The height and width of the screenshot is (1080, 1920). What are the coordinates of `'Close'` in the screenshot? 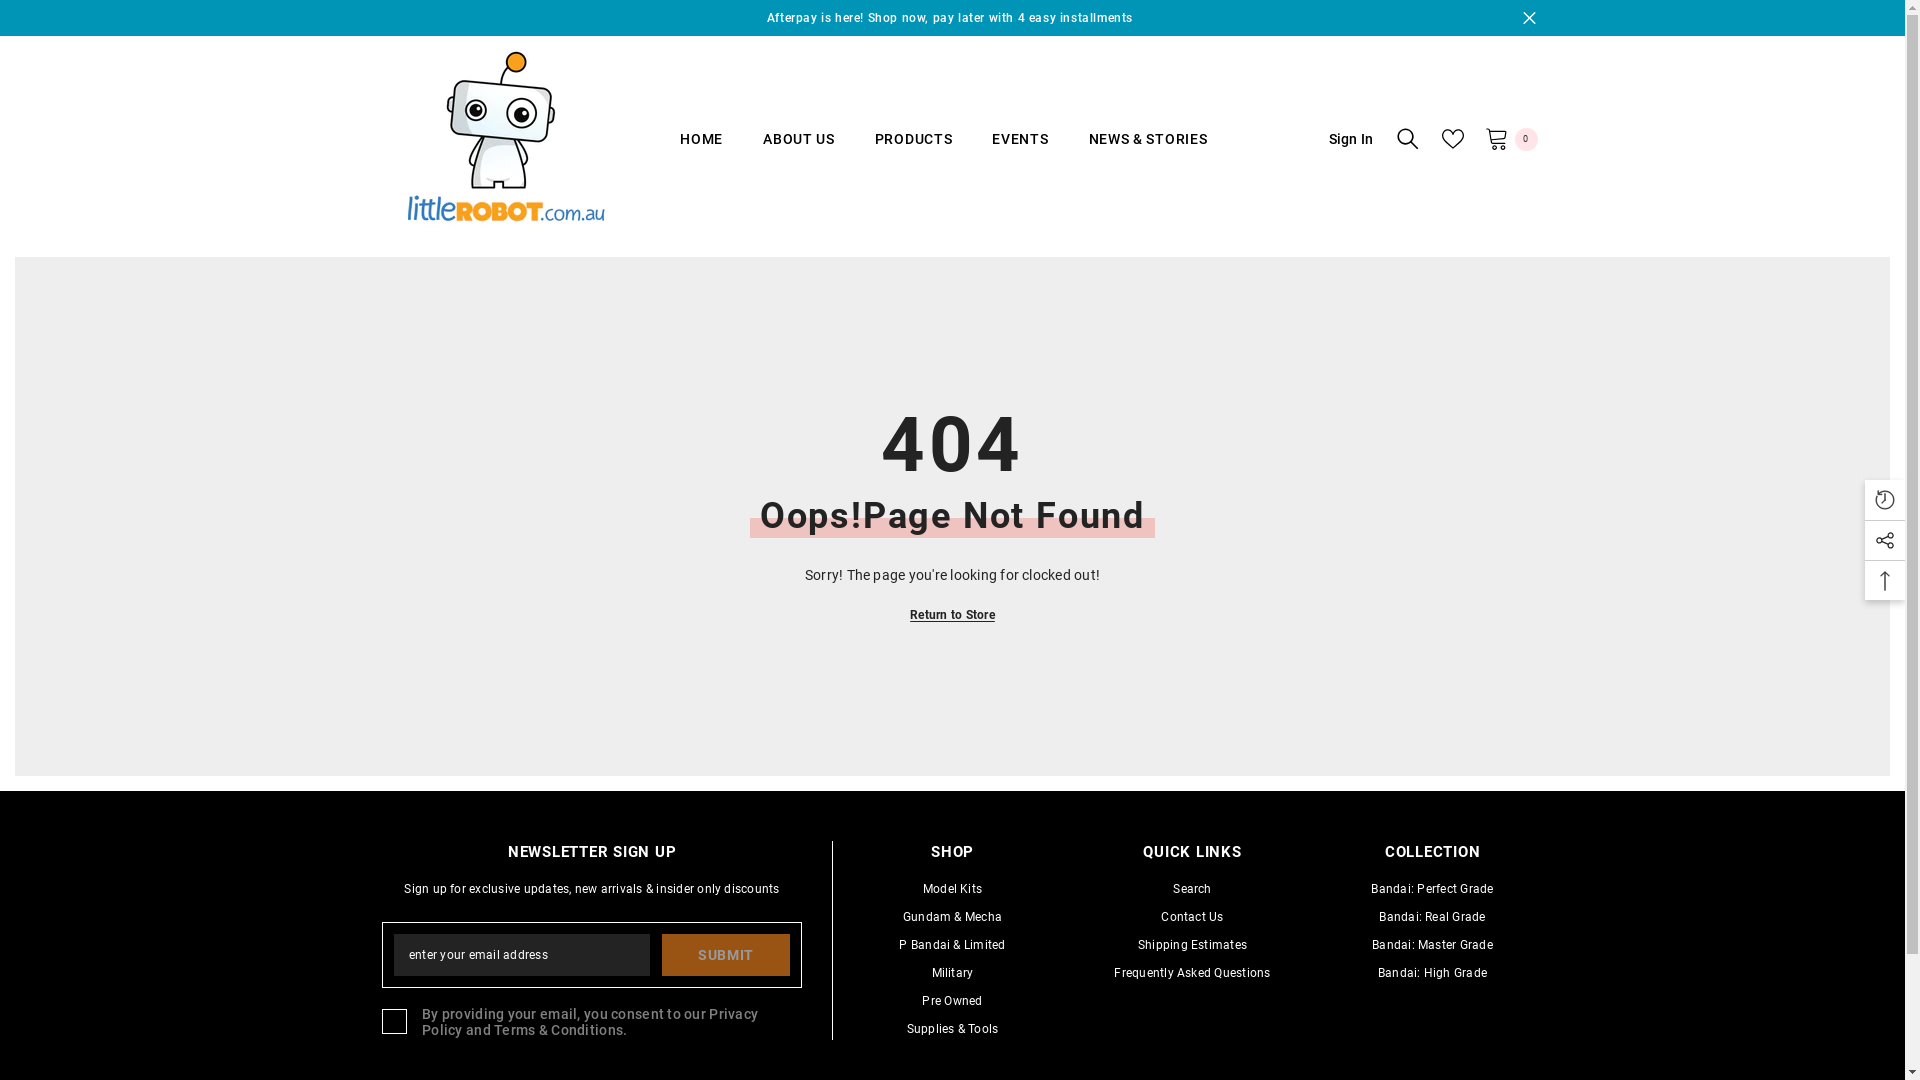 It's located at (1520, 18).